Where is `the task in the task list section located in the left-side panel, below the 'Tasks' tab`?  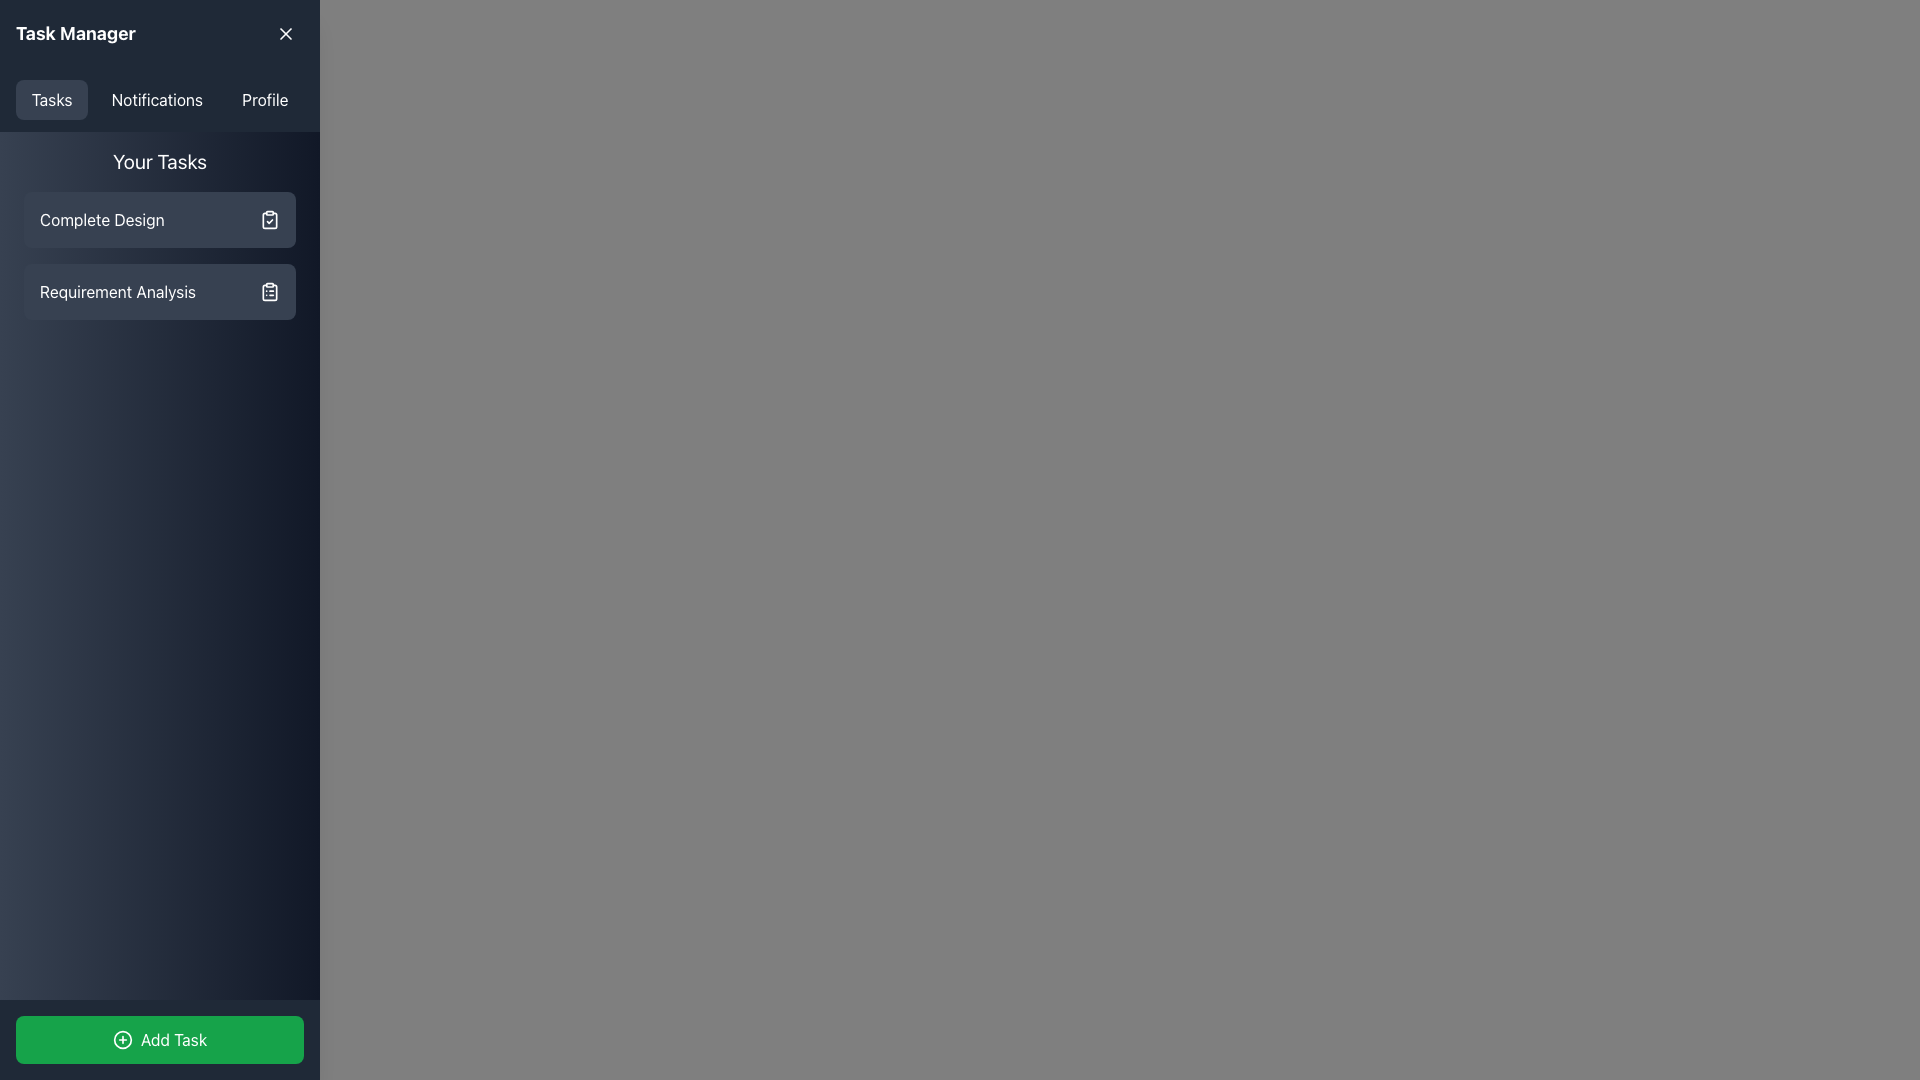
the task in the task list section located in the left-side panel, below the 'Tasks' tab is located at coordinates (158, 233).